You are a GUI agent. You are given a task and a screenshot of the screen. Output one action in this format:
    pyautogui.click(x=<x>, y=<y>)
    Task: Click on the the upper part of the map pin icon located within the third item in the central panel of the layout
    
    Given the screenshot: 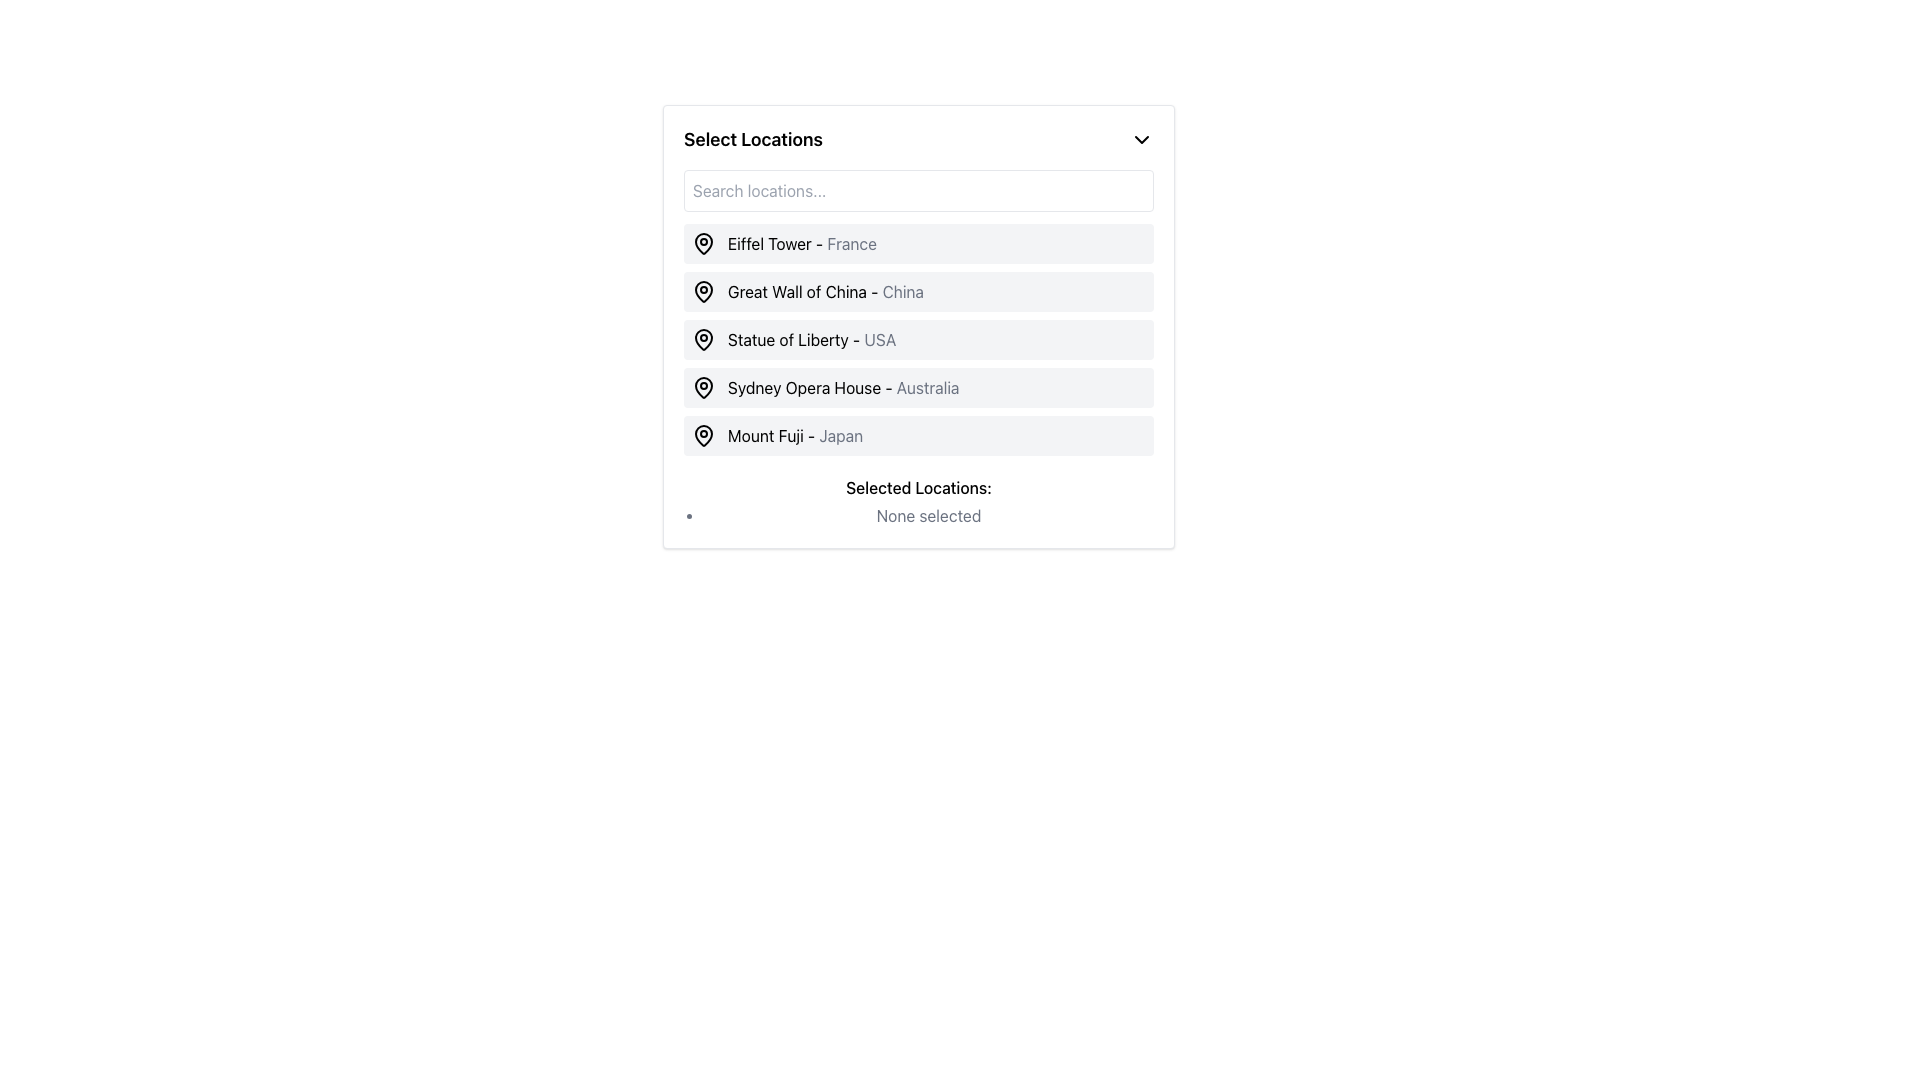 What is the action you would take?
    pyautogui.click(x=704, y=338)
    